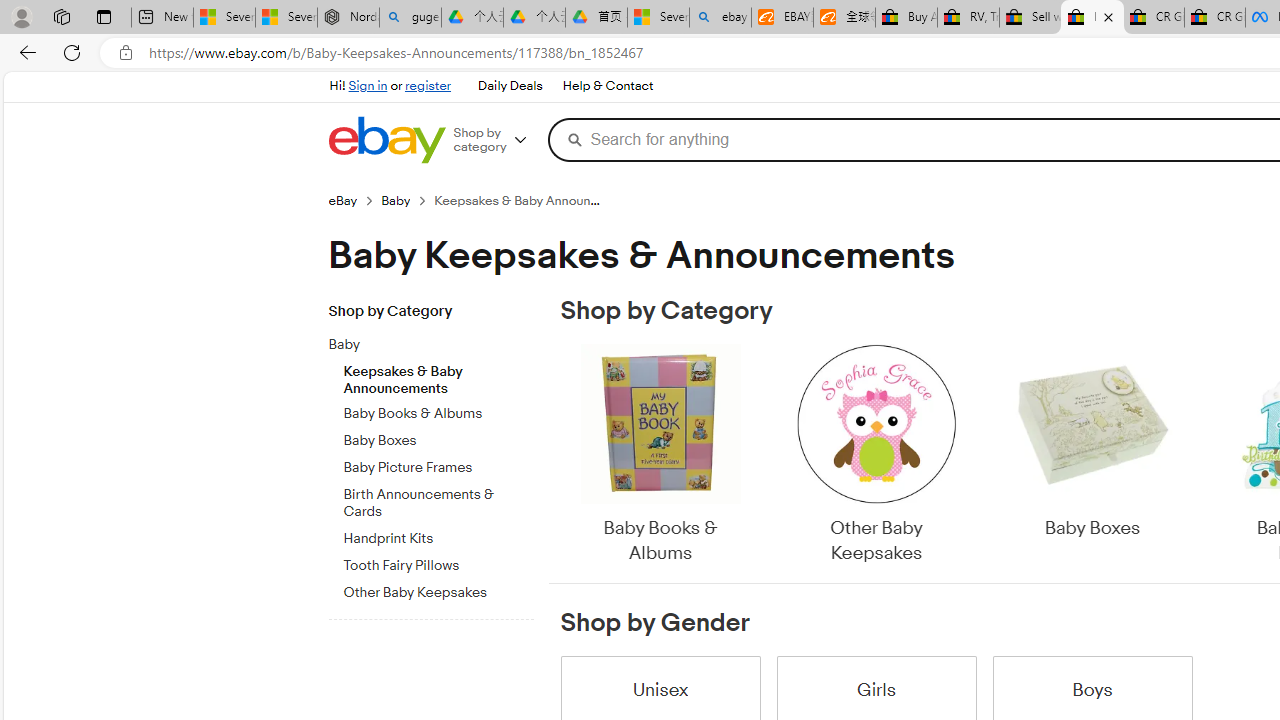  I want to click on 'Baby', so click(437, 340).